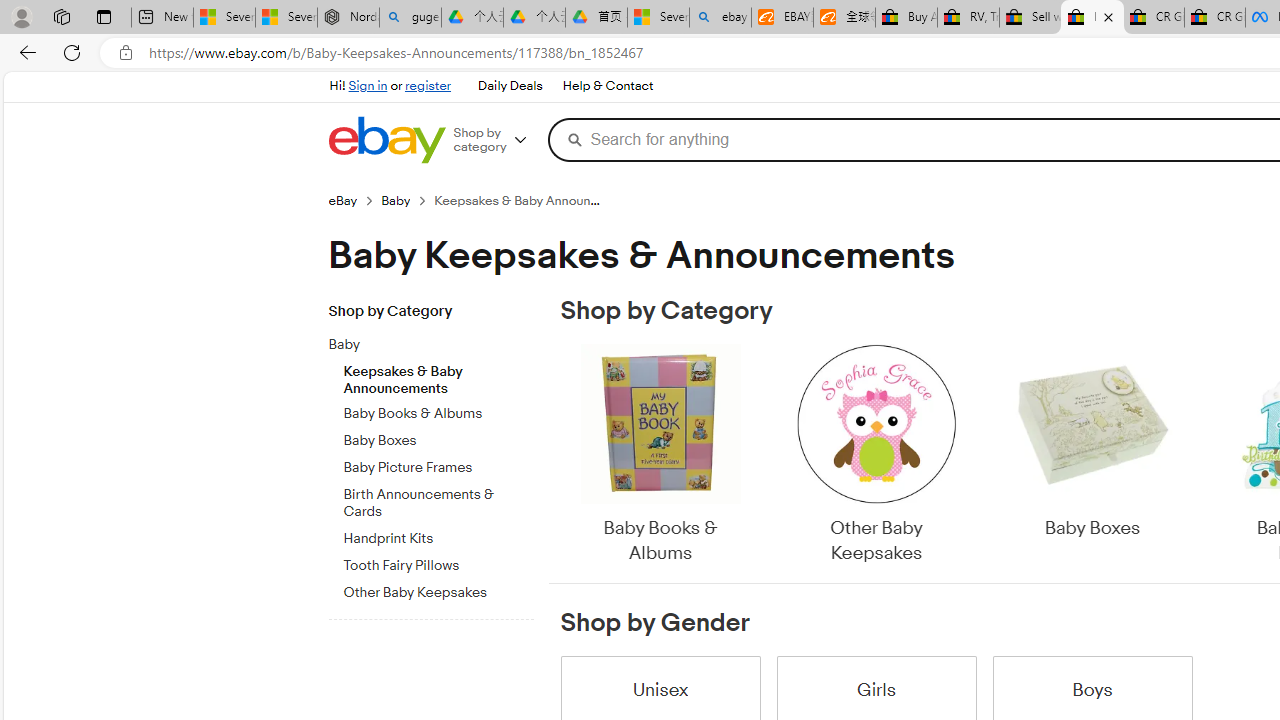  I want to click on 'Baby', so click(437, 340).